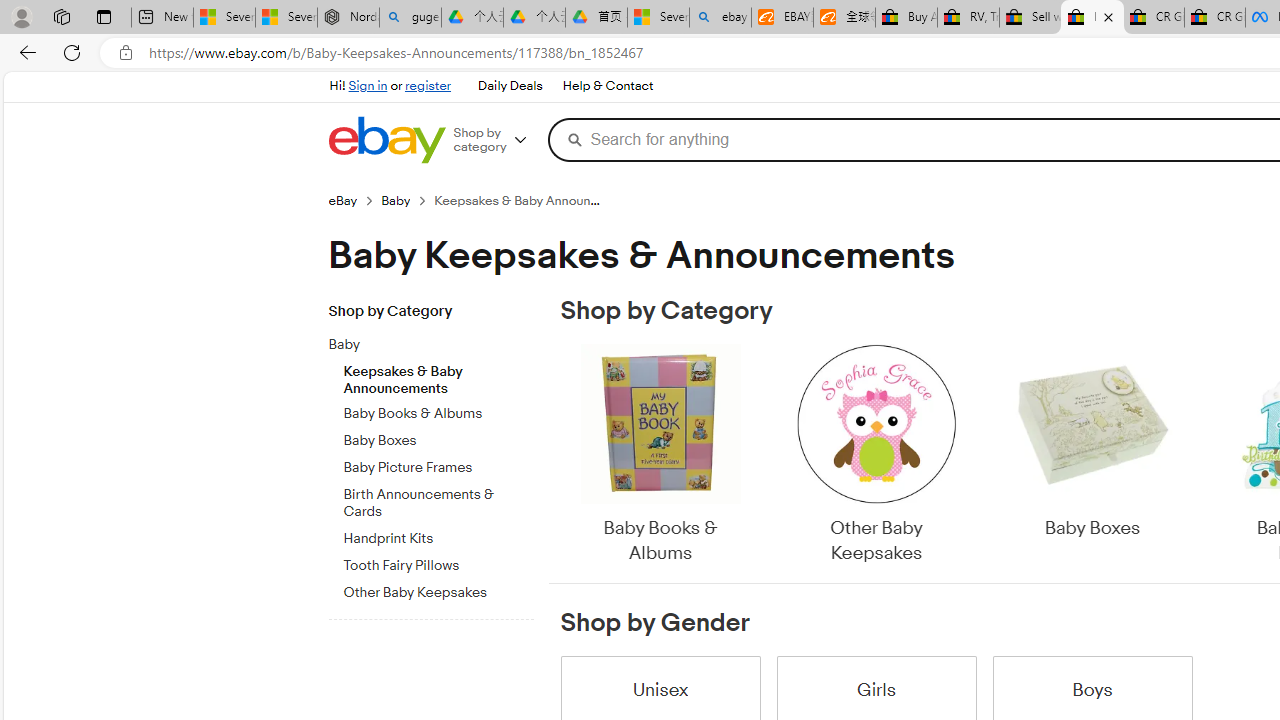  I want to click on 'Baby', so click(437, 340).